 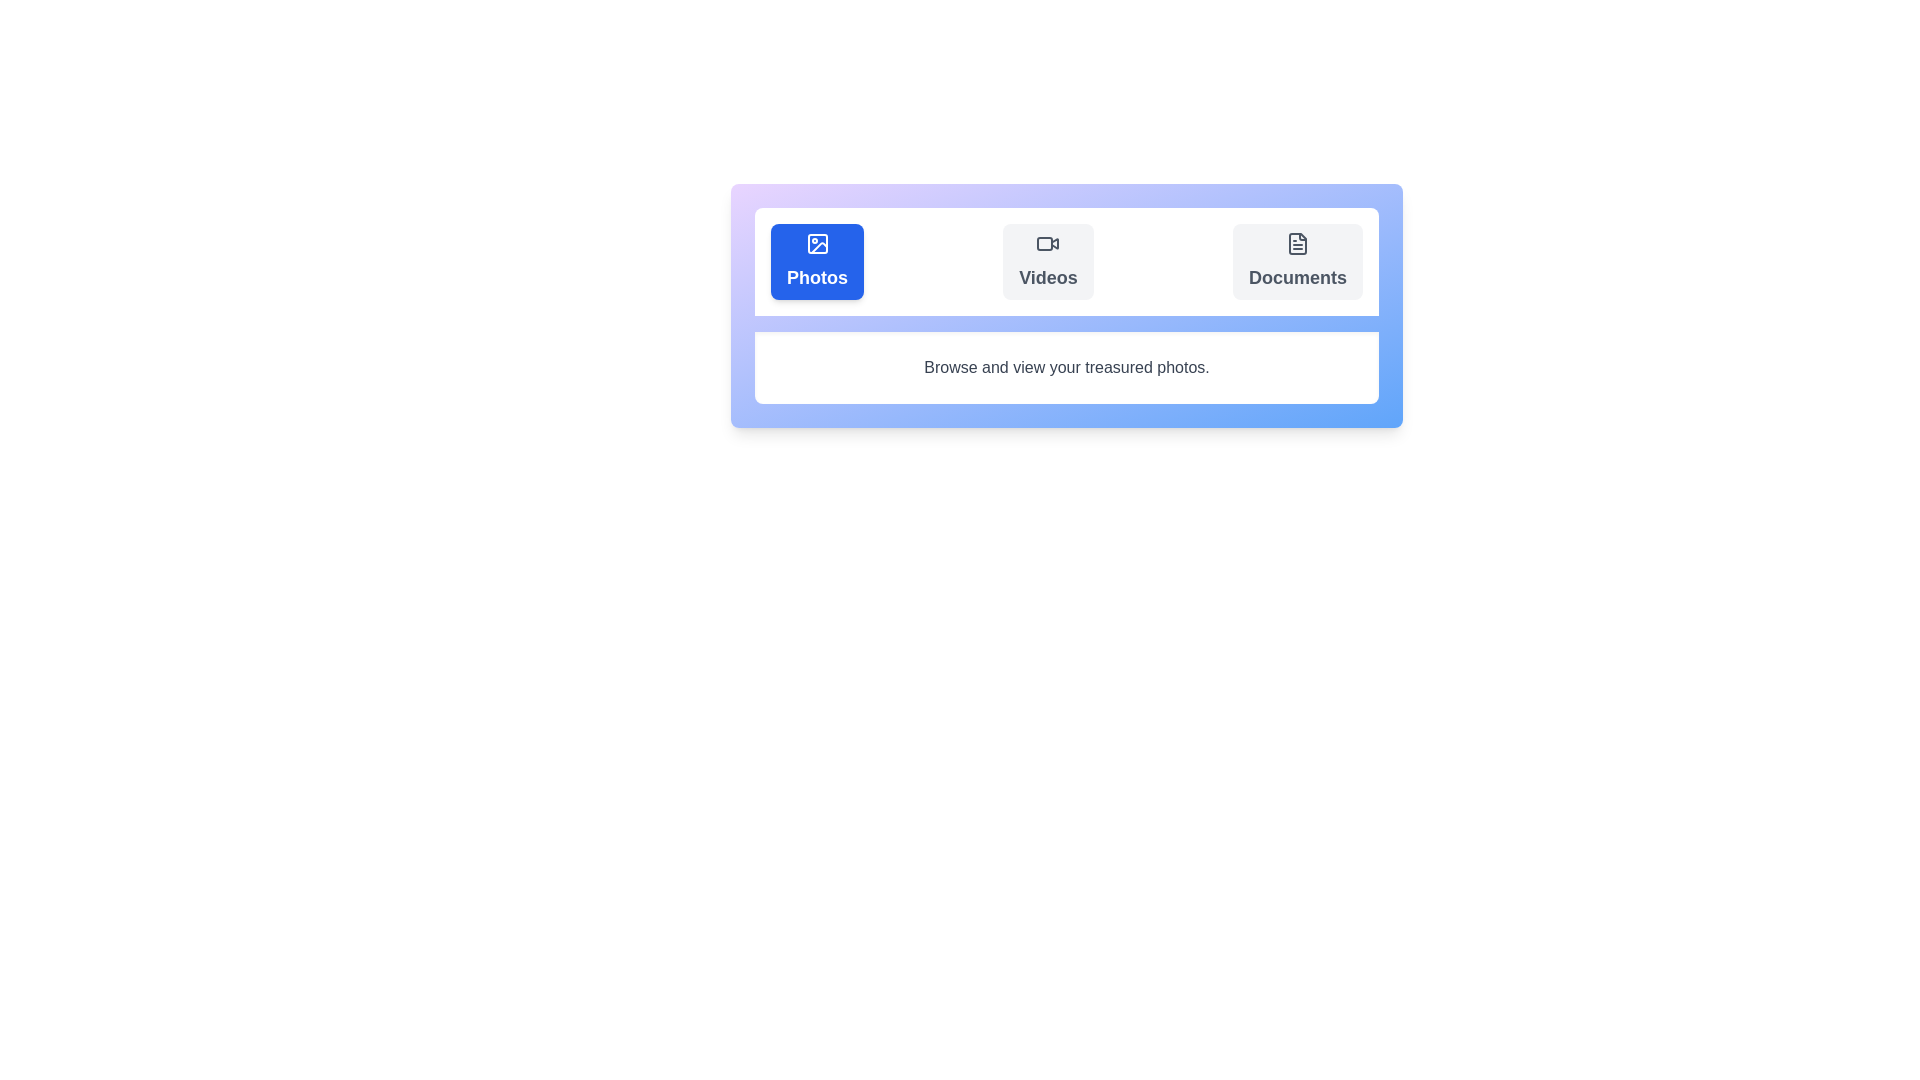 What do you see at coordinates (1297, 242) in the screenshot?
I see `the decorative icon representing the 'Documents' section in the navigation interface, which is part of a group and positioned centrally above the 'Documents' label` at bounding box center [1297, 242].